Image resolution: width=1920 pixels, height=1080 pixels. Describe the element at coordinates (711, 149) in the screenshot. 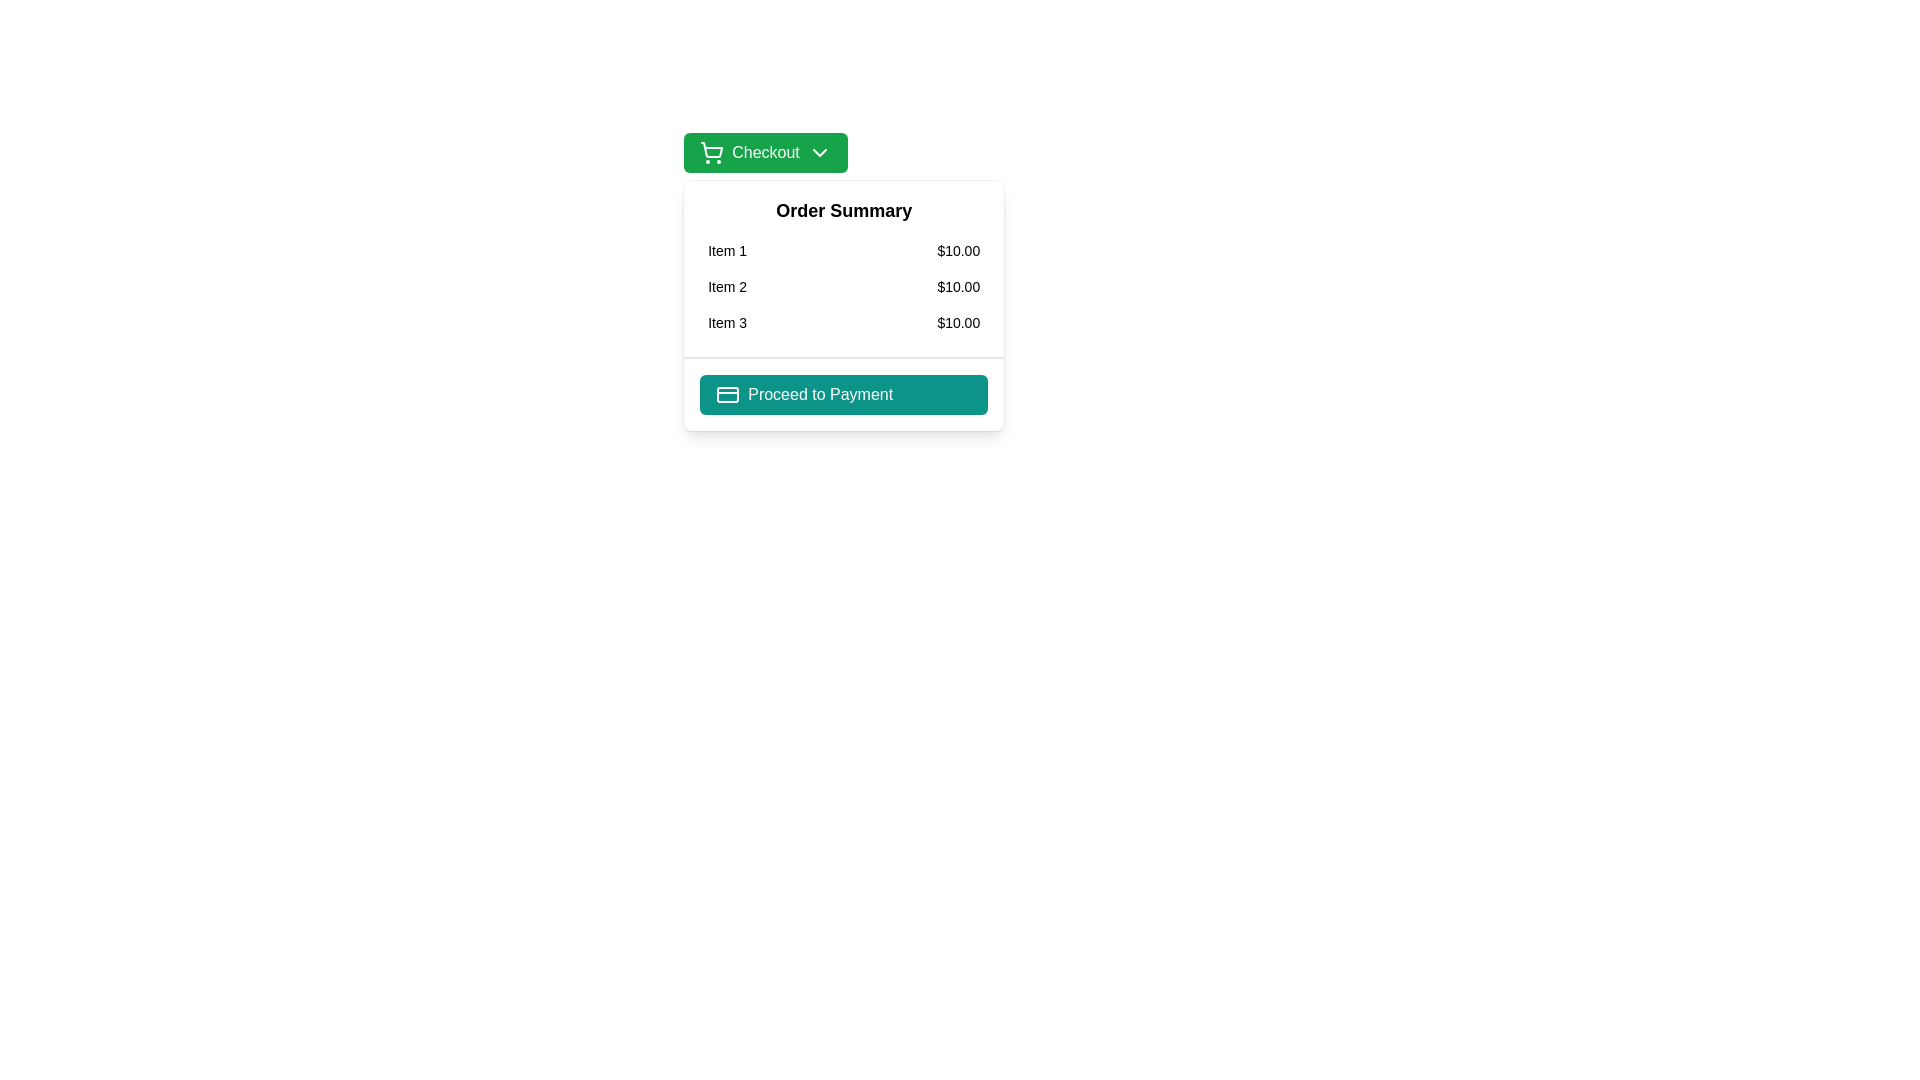

I see `the shopping cart icon located within the green 'Checkout' button, which signifies a checkout action` at that location.